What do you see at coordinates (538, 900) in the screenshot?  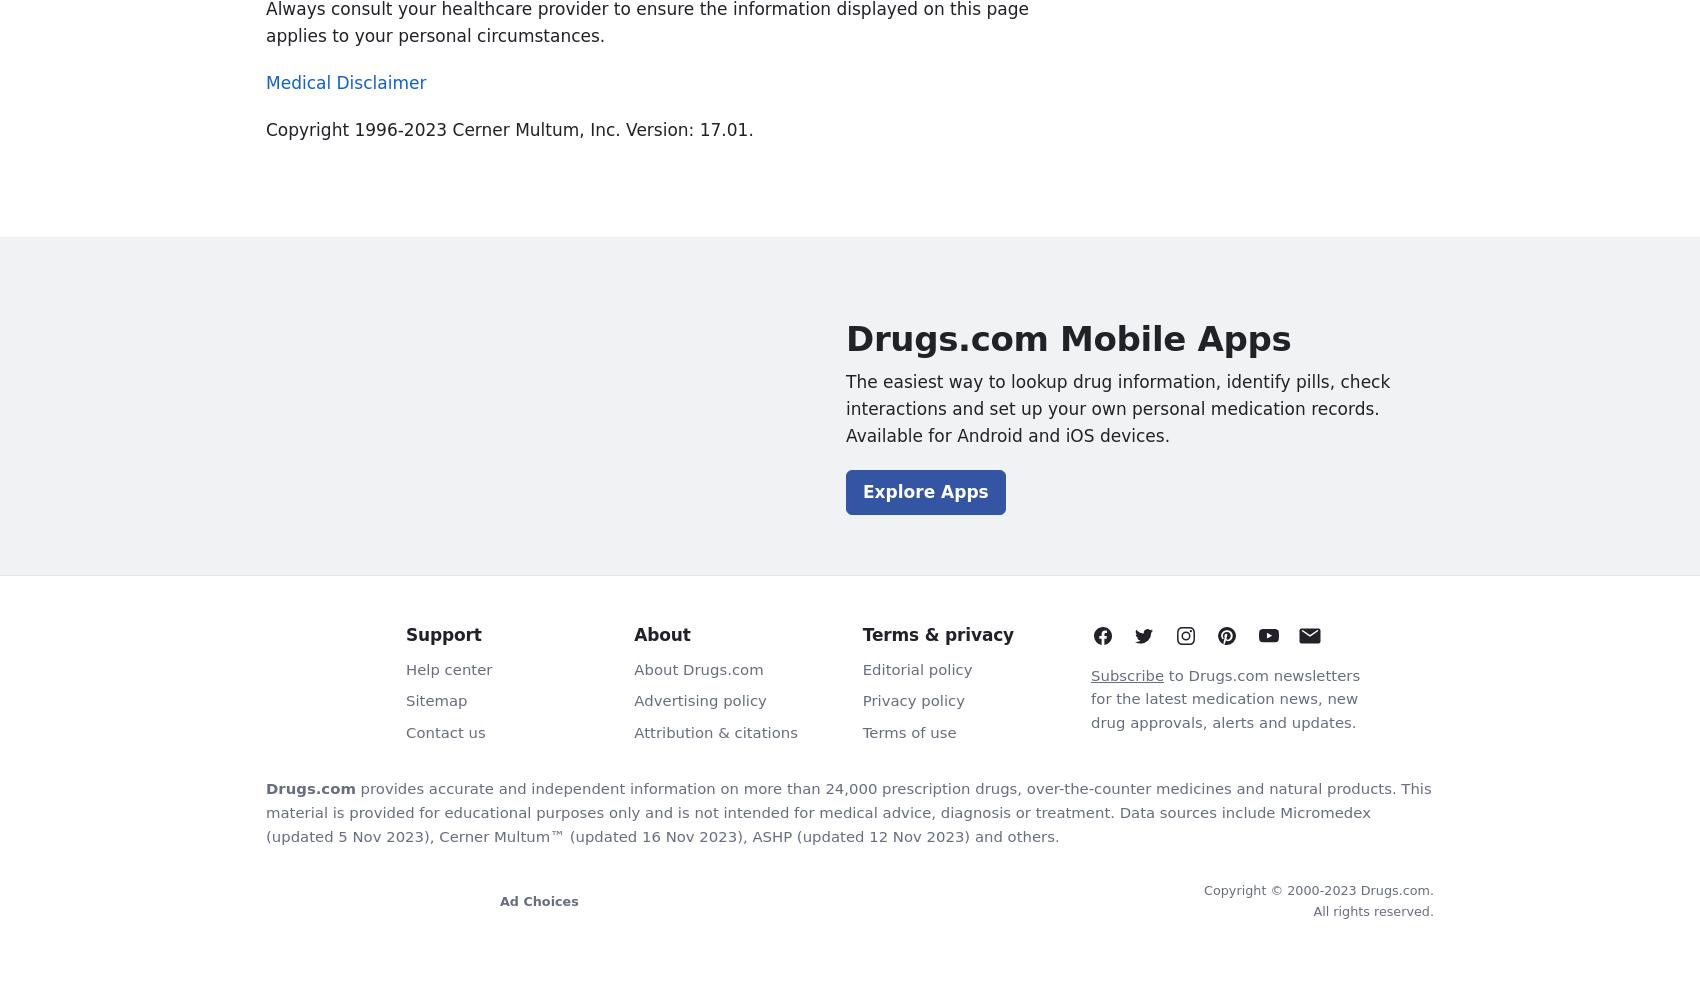 I see `'Ad Choices'` at bounding box center [538, 900].